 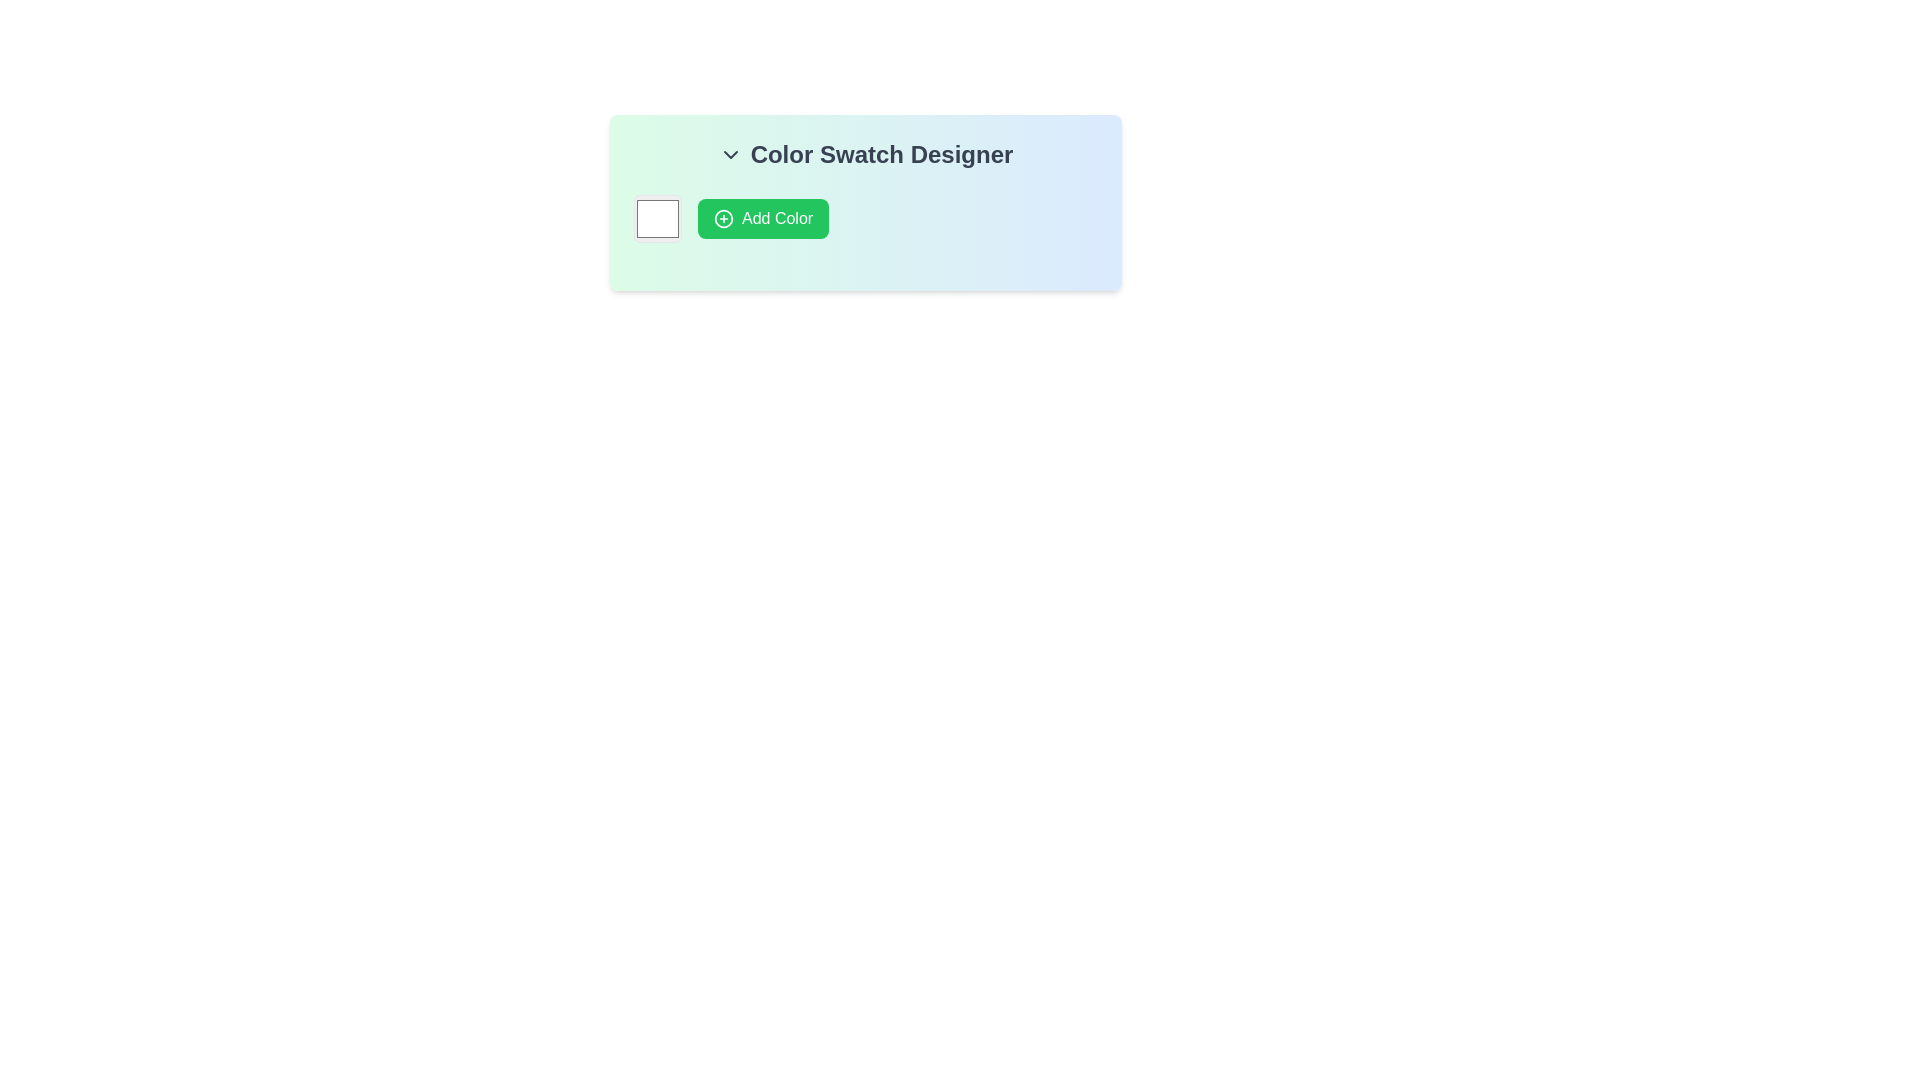 I want to click on the text label reading 'Color Swatch Designer', which is styled in bold and centered above a gradient background, so click(x=865, y=153).